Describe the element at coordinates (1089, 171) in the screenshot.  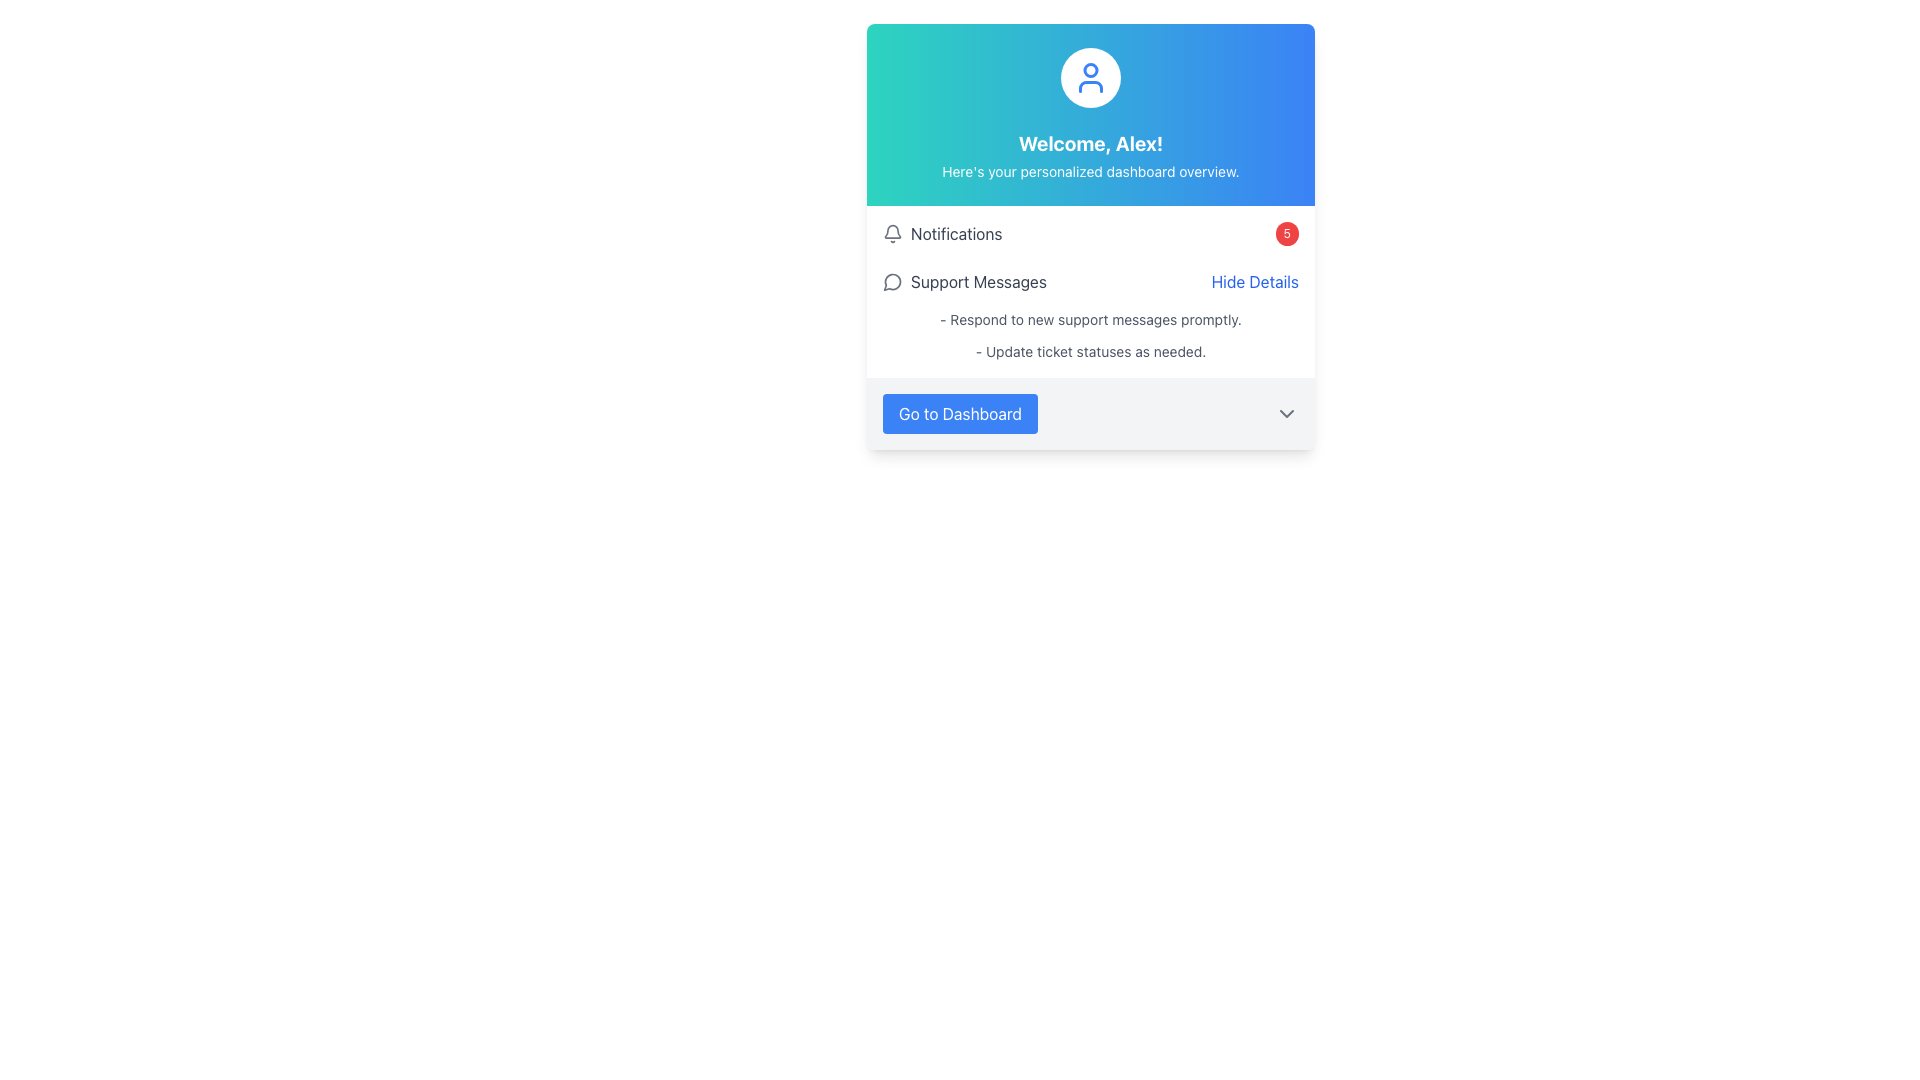
I see `the static text element that displays 'Here's your personalized dashboard overview.' which is located directly beneath the header 'Welcome, Alex!'` at that location.